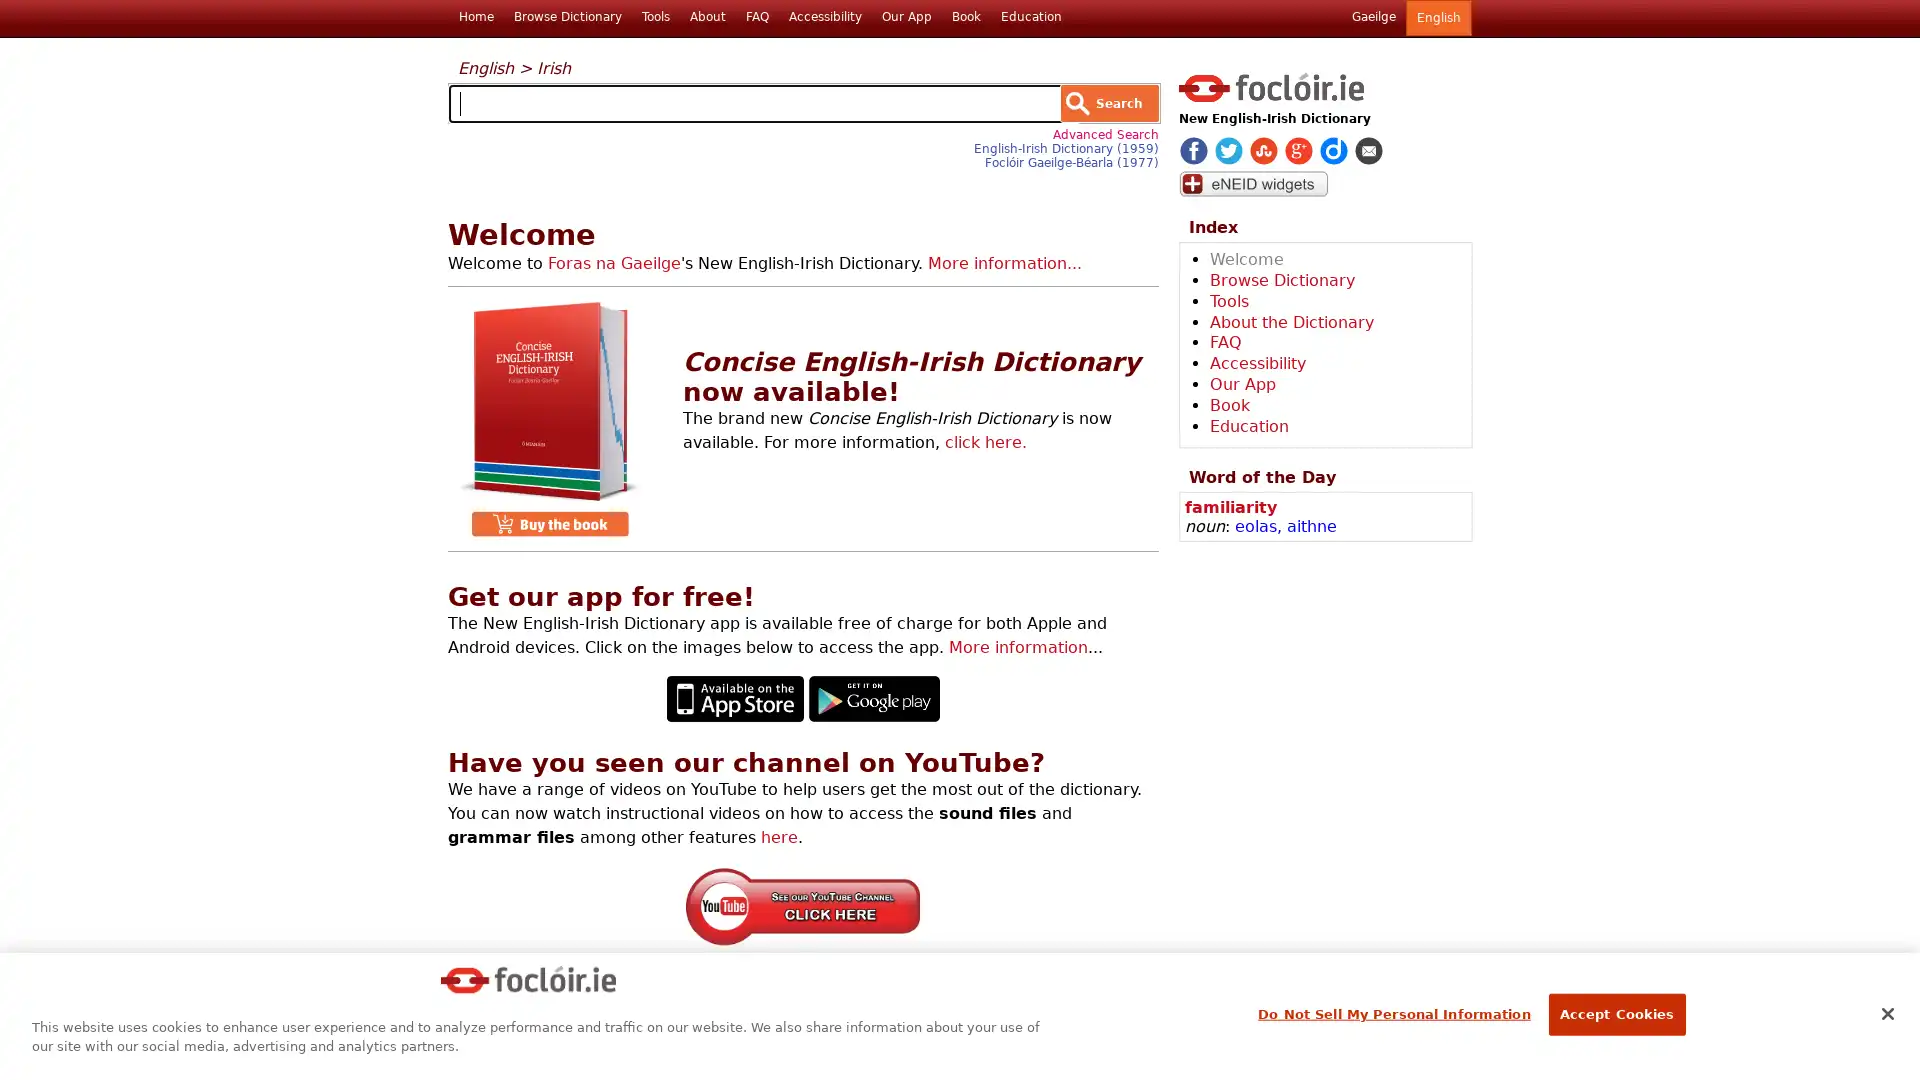 The height and width of the screenshot is (1080, 1920). What do you see at coordinates (1108, 103) in the screenshot?
I see `Search` at bounding box center [1108, 103].